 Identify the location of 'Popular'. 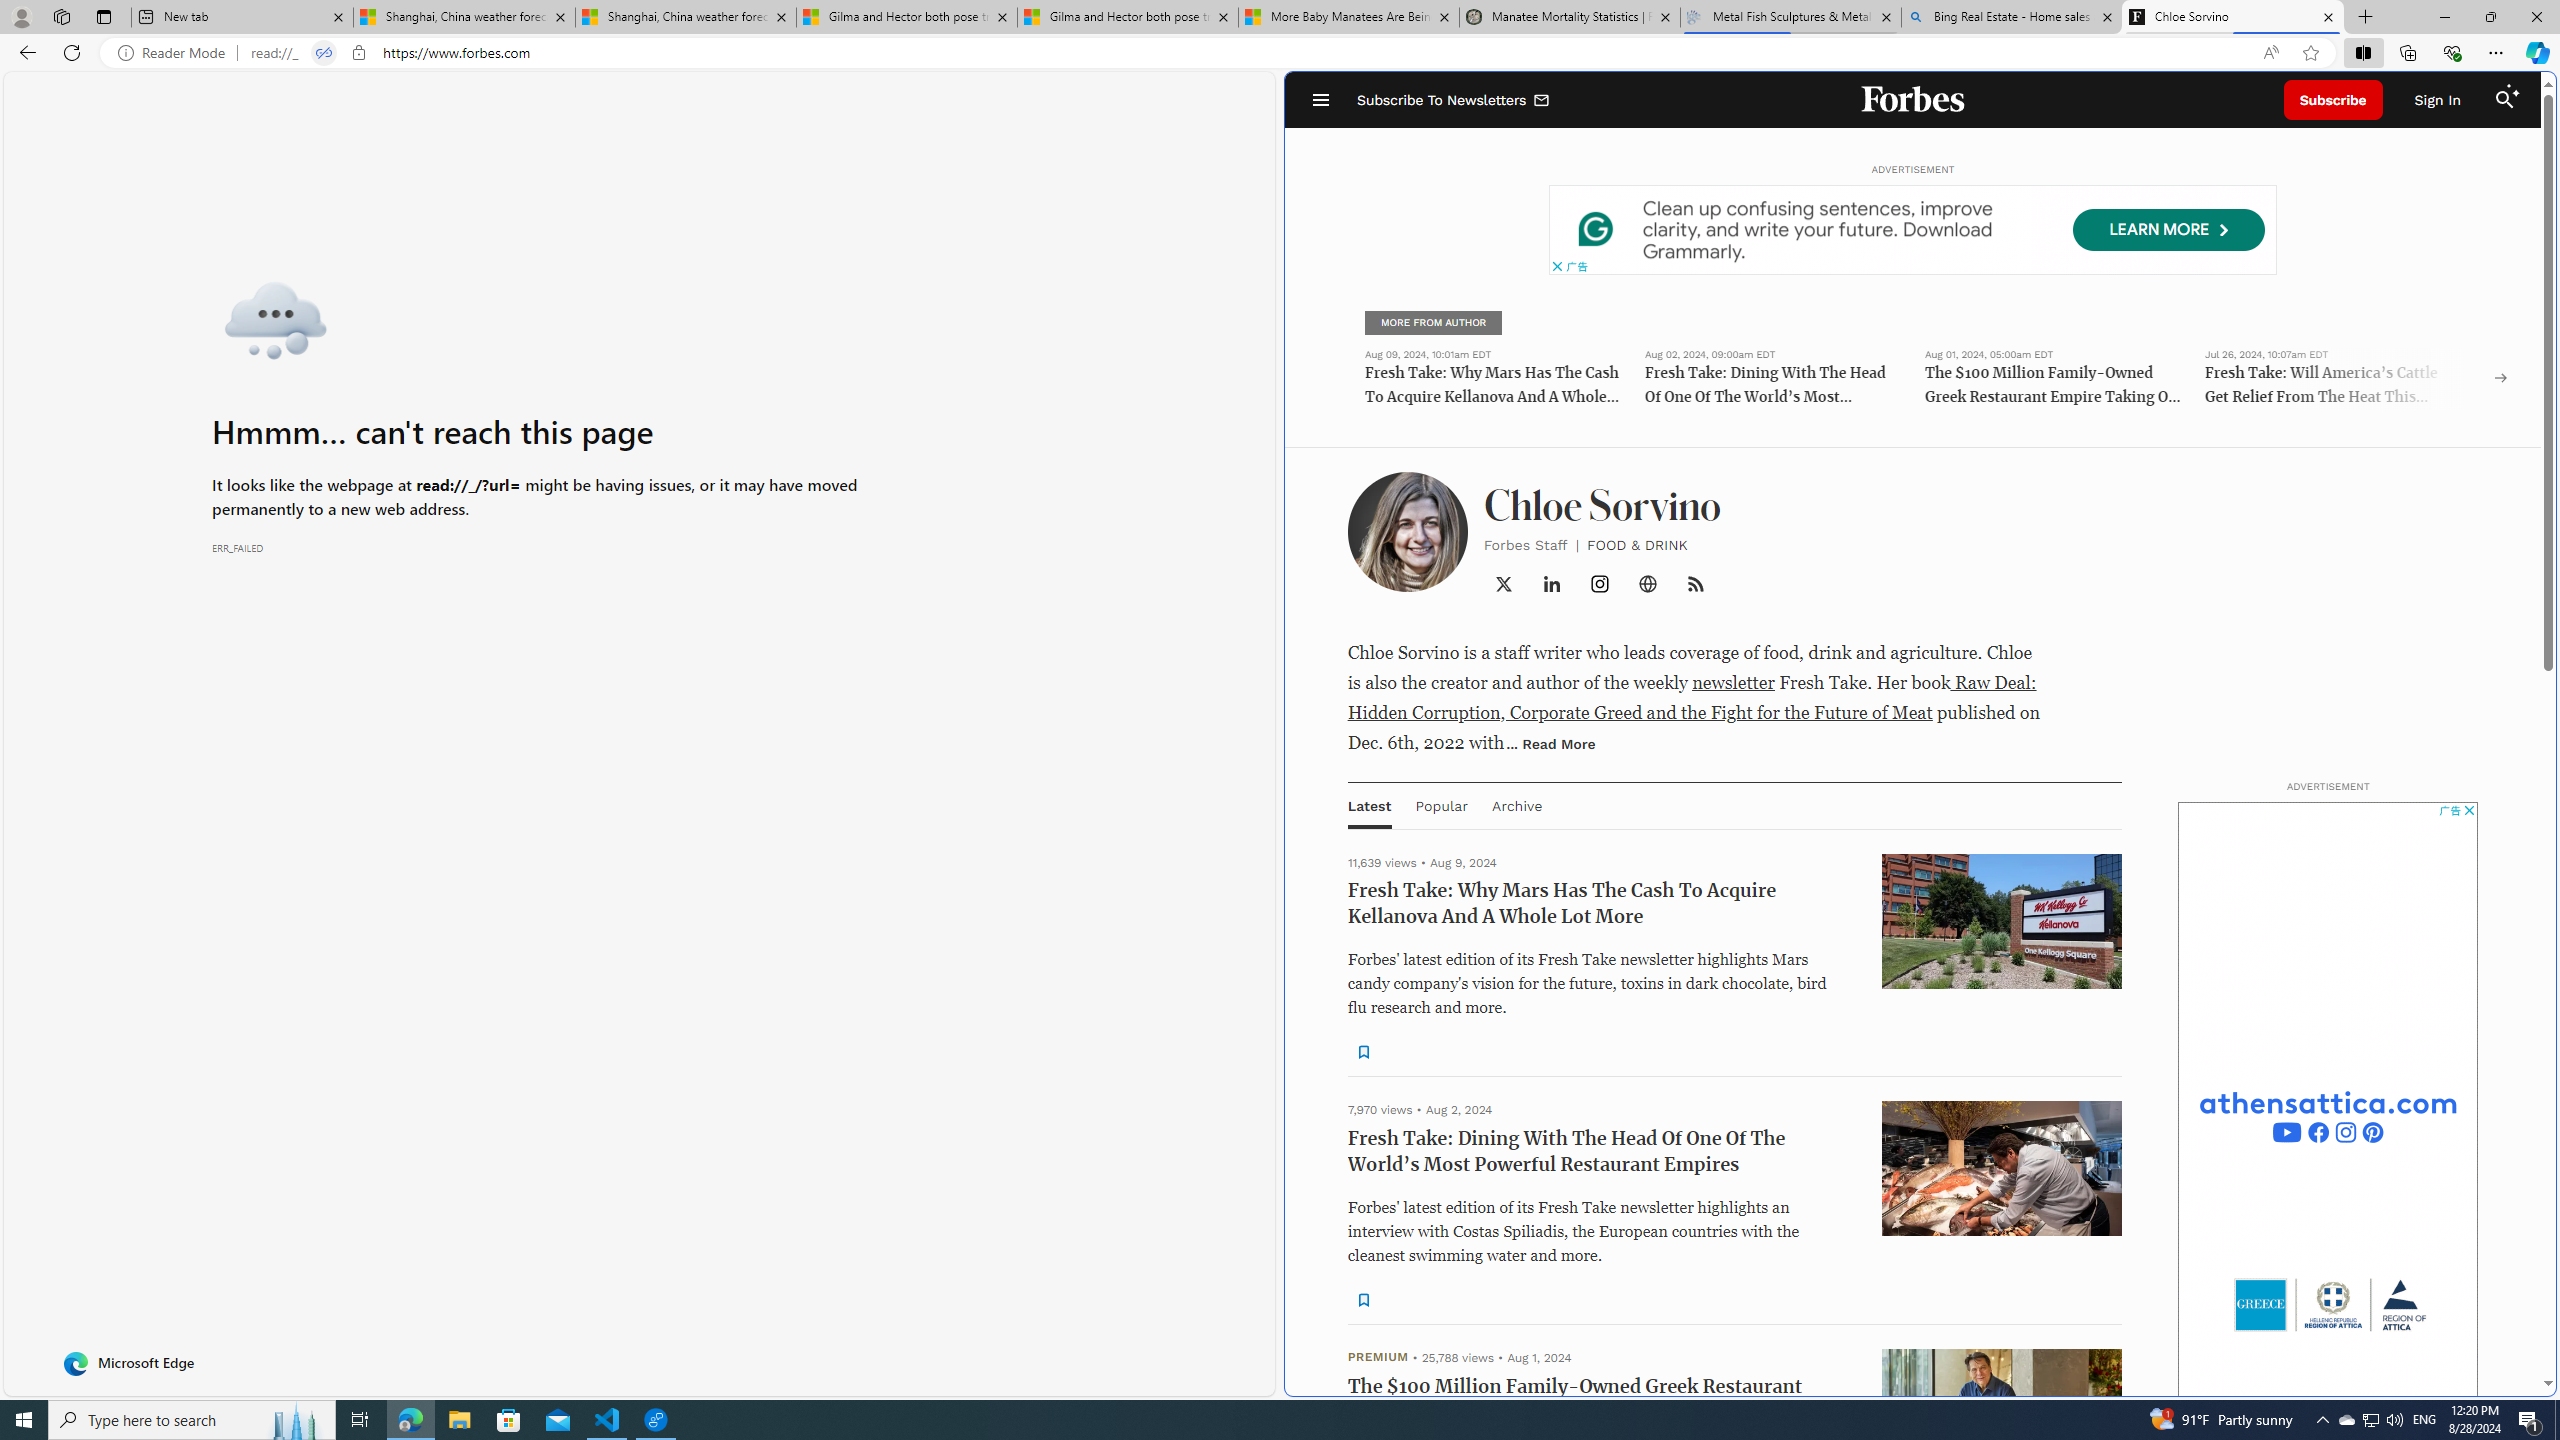
(1440, 804).